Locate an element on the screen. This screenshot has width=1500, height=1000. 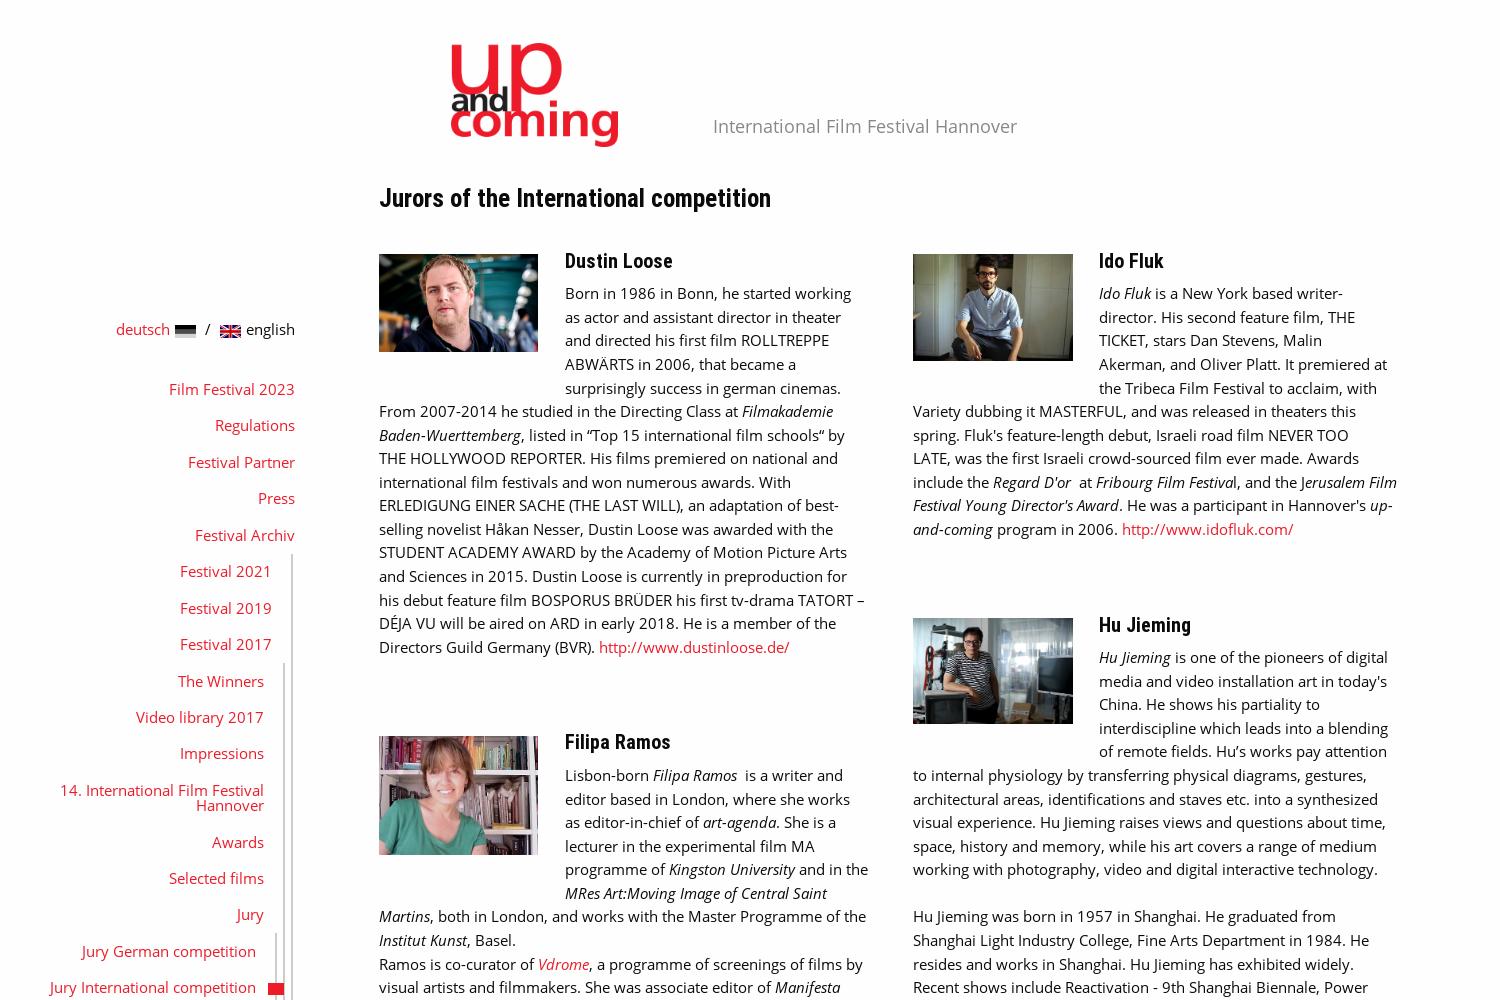
'Festival Archiv' is located at coordinates (243, 534).